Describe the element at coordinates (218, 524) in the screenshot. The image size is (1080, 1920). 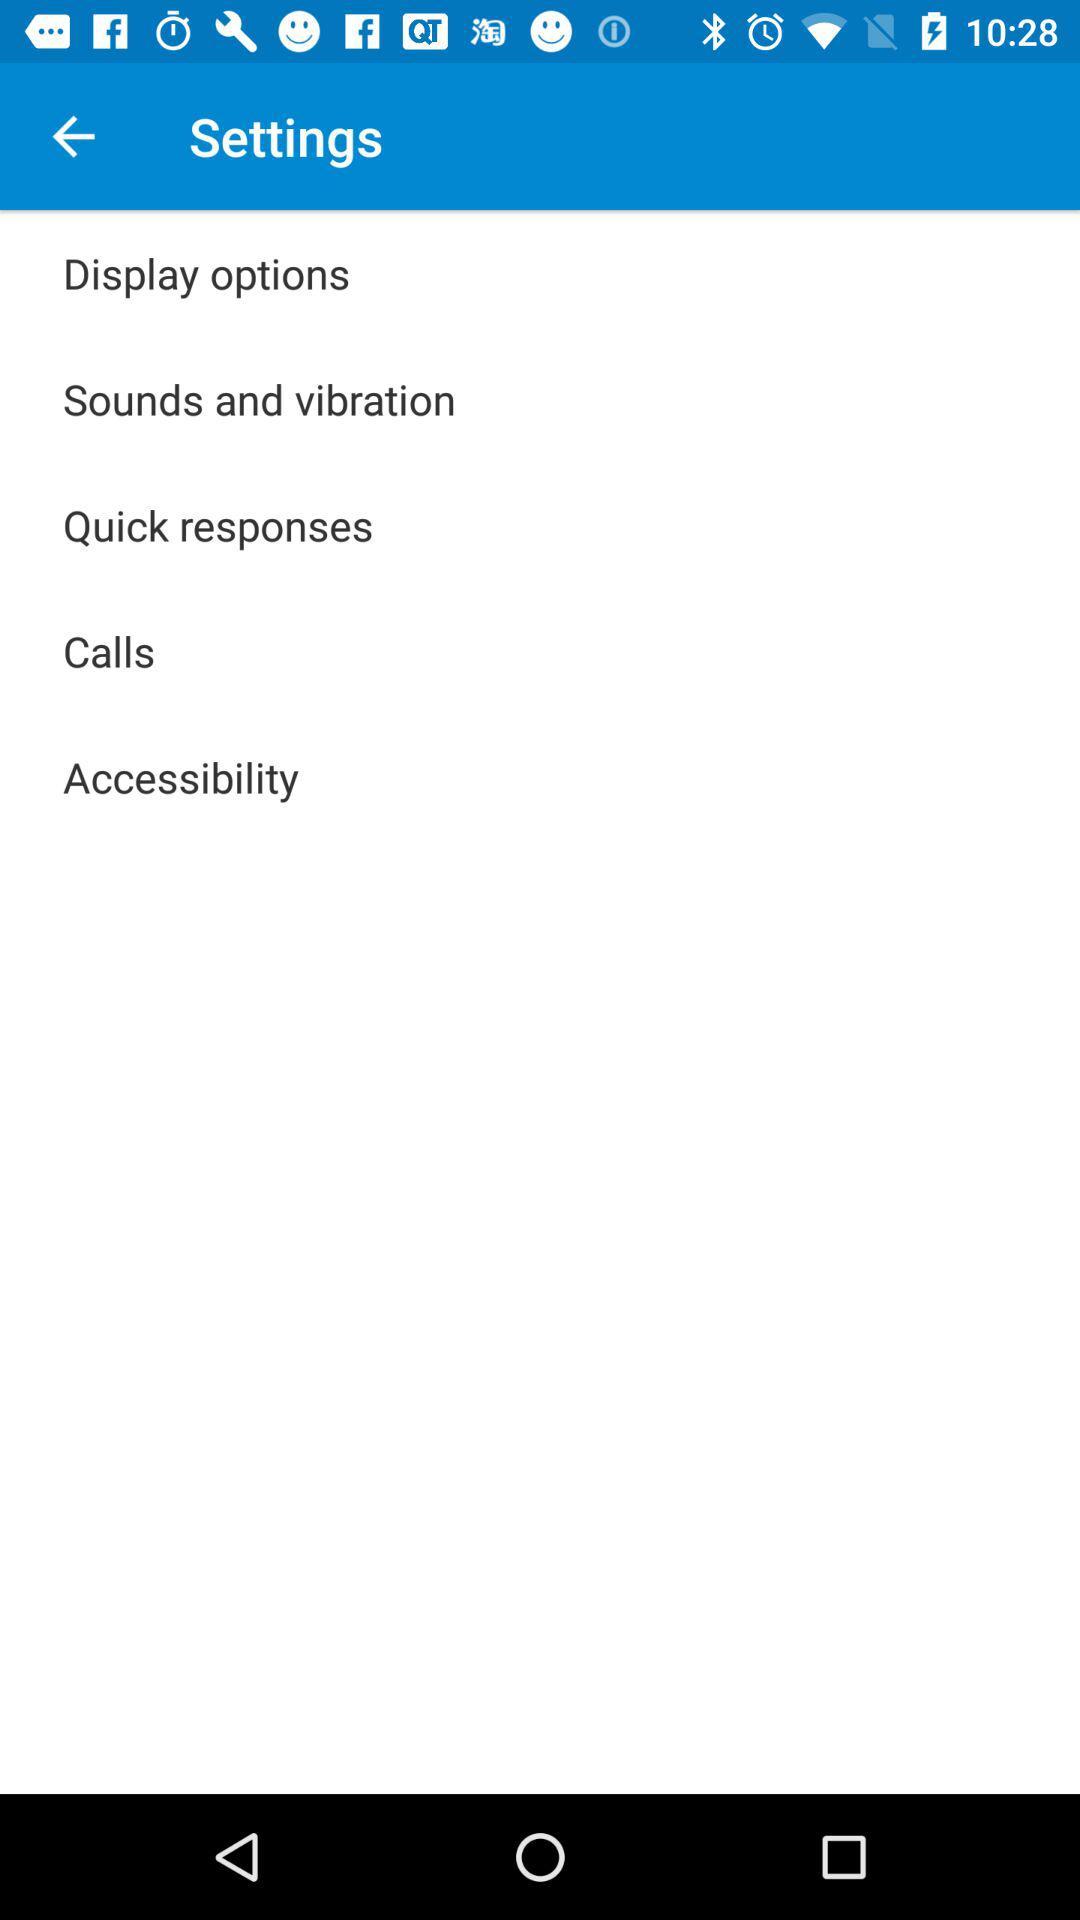
I see `quick responses app` at that location.